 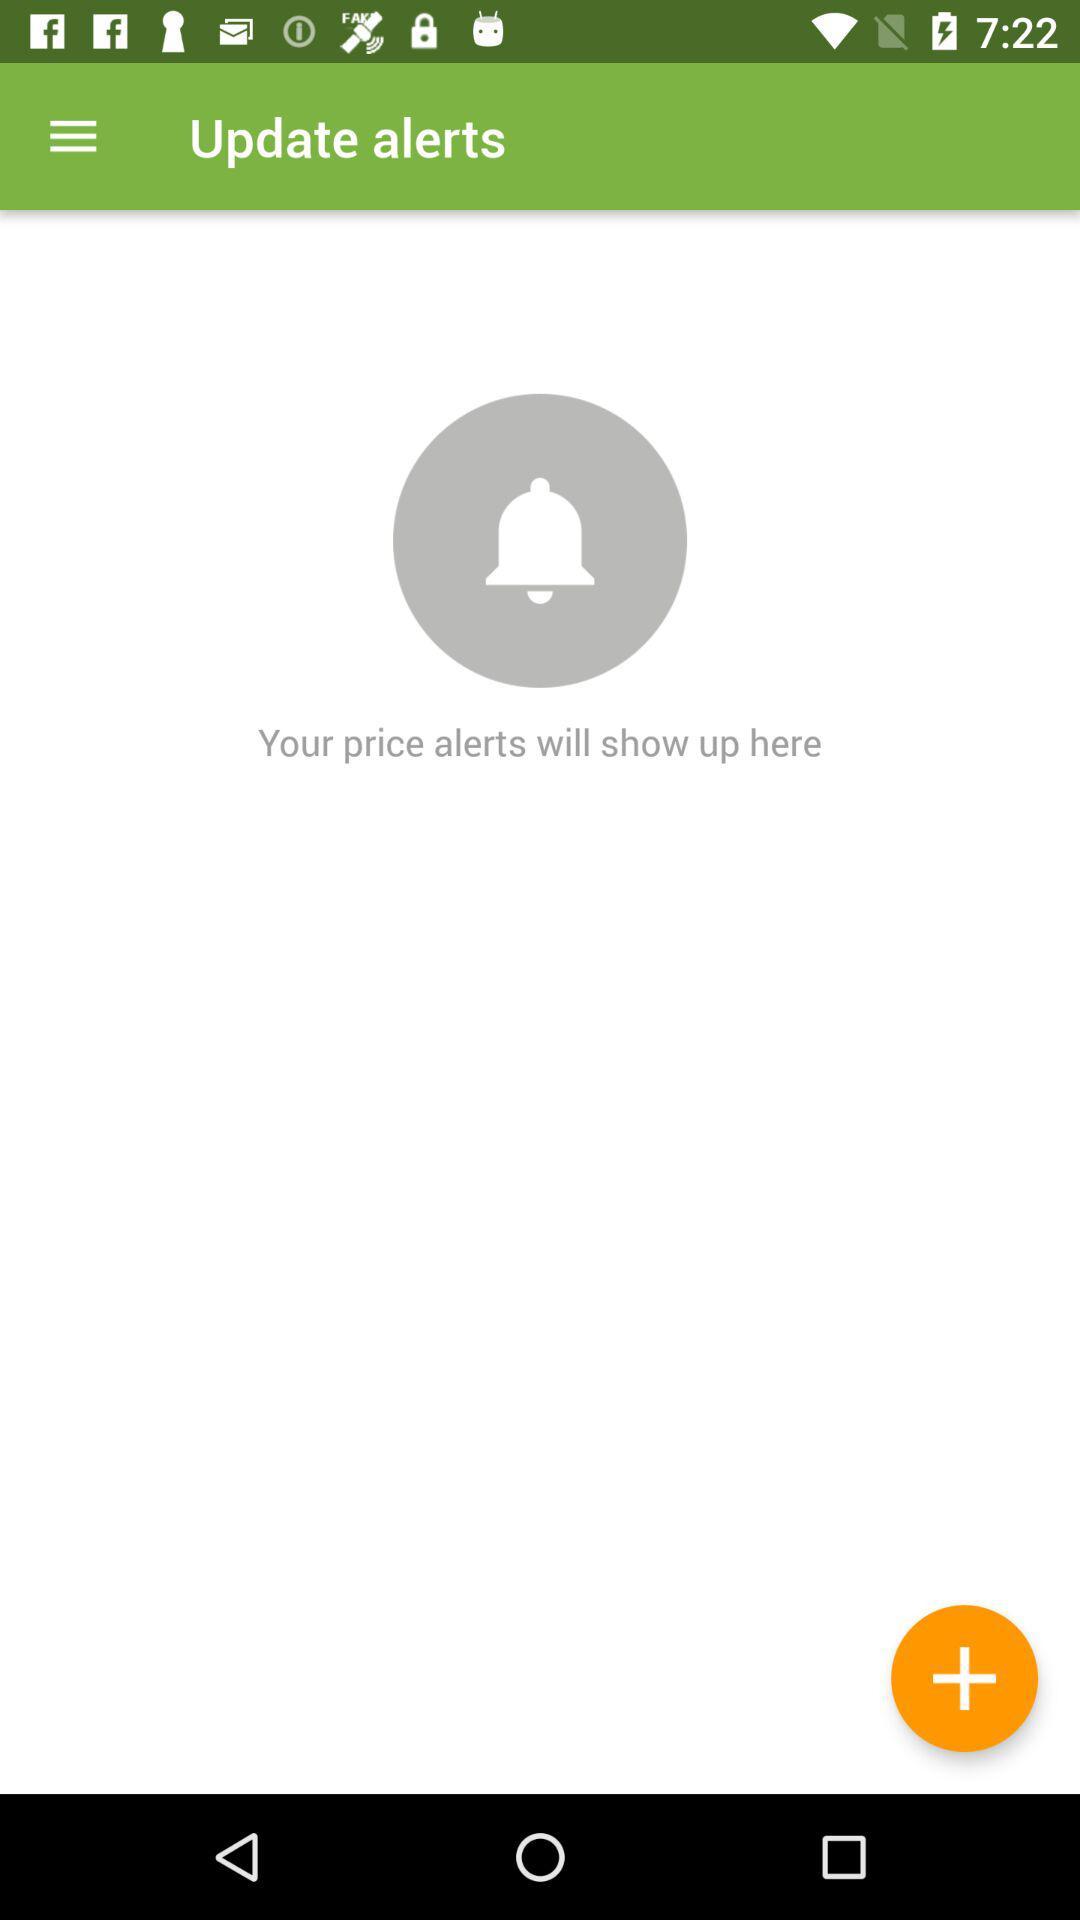 I want to click on item at the top left corner, so click(x=72, y=135).